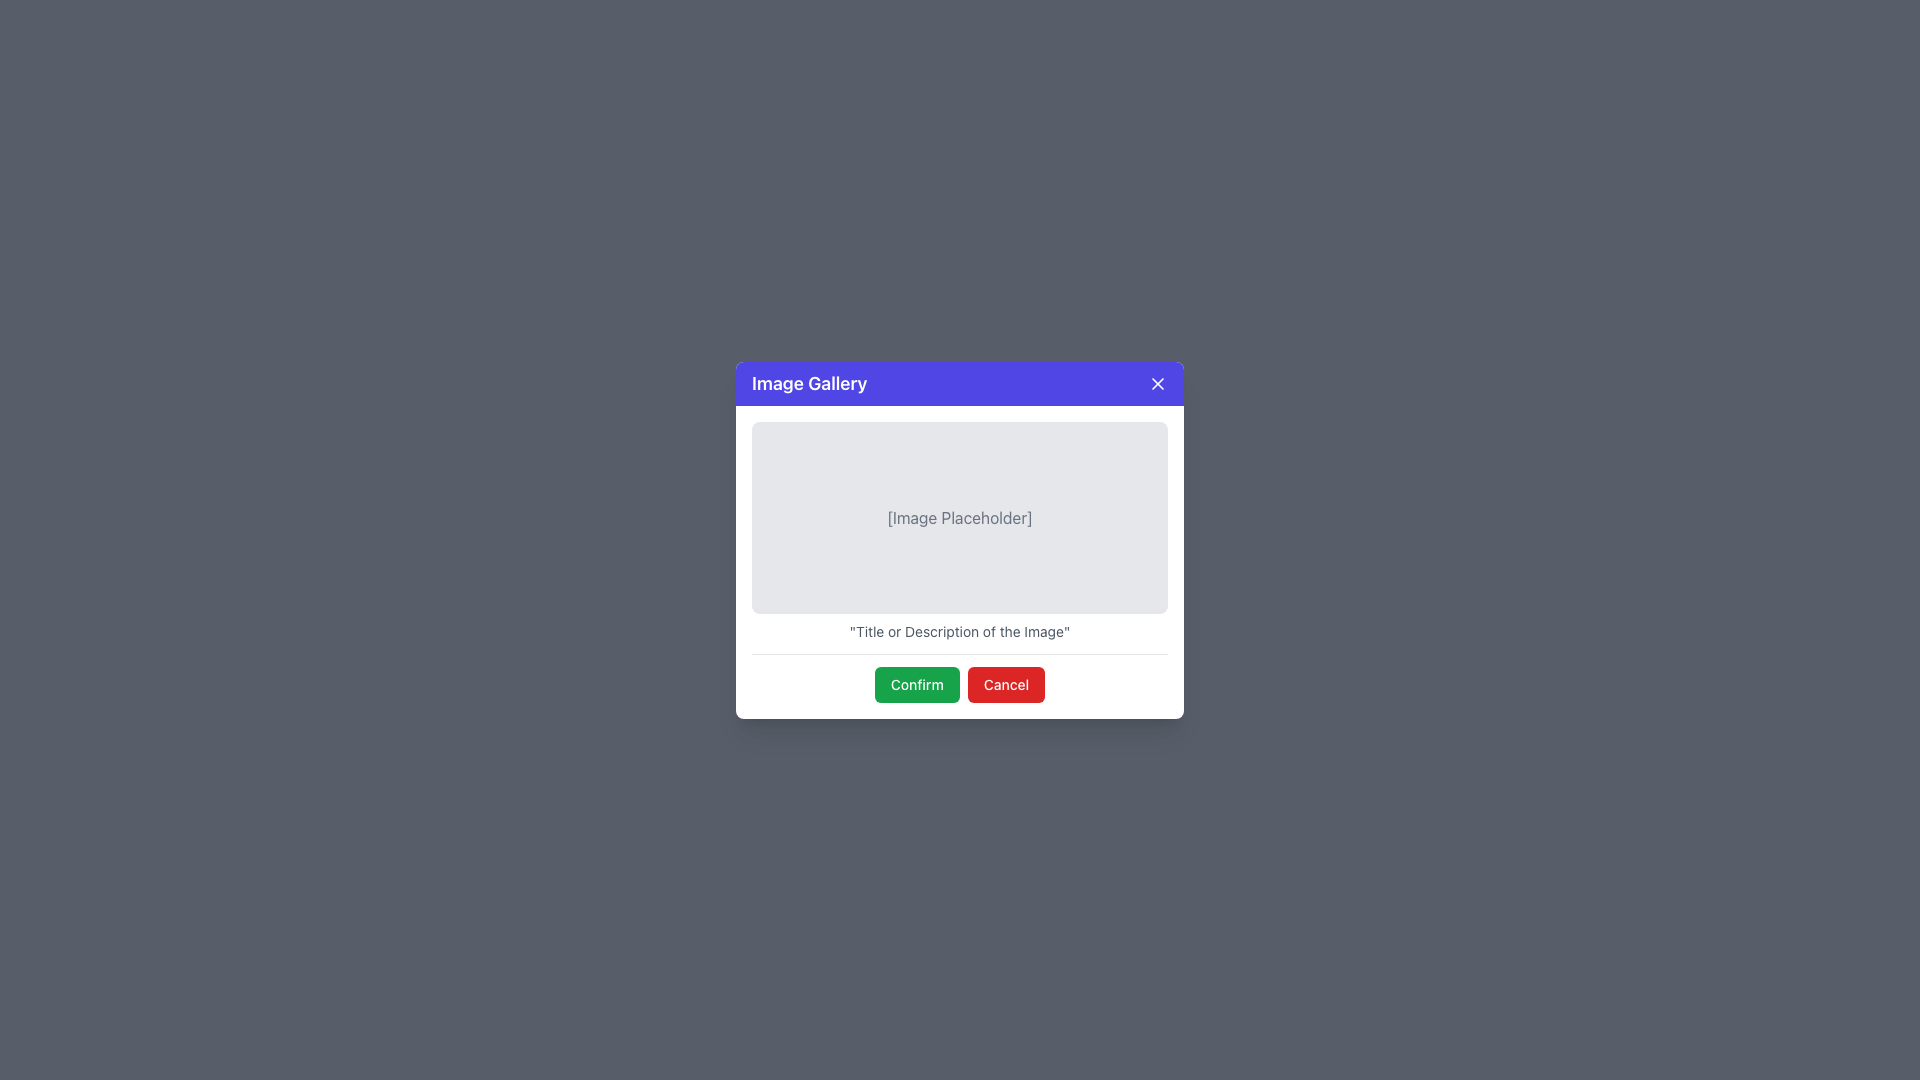 Image resolution: width=1920 pixels, height=1080 pixels. What do you see at coordinates (1006, 683) in the screenshot?
I see `the 'Cancel' button with a red background and white text at the bottom right corner of the 'Image Gallery' modal` at bounding box center [1006, 683].